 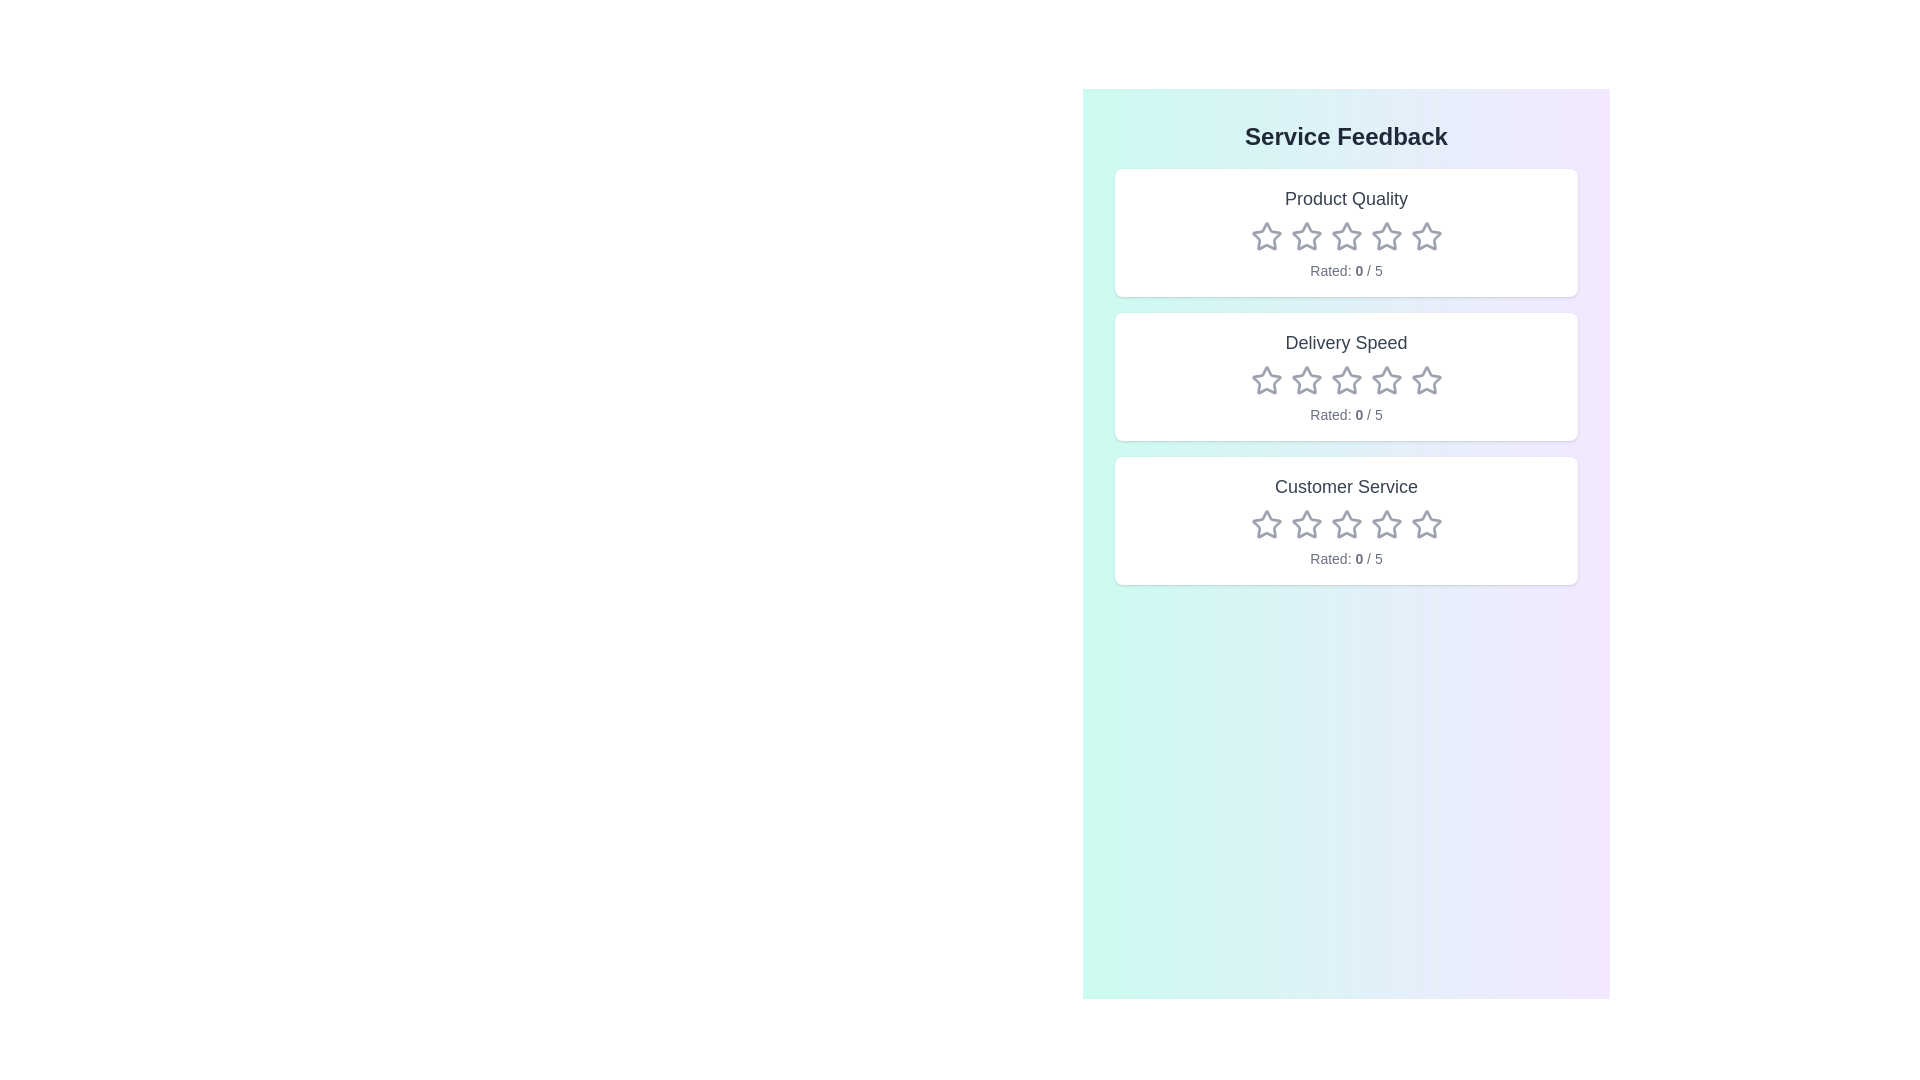 What do you see at coordinates (1346, 523) in the screenshot?
I see `the rating for the category Customer Service to 3 stars` at bounding box center [1346, 523].